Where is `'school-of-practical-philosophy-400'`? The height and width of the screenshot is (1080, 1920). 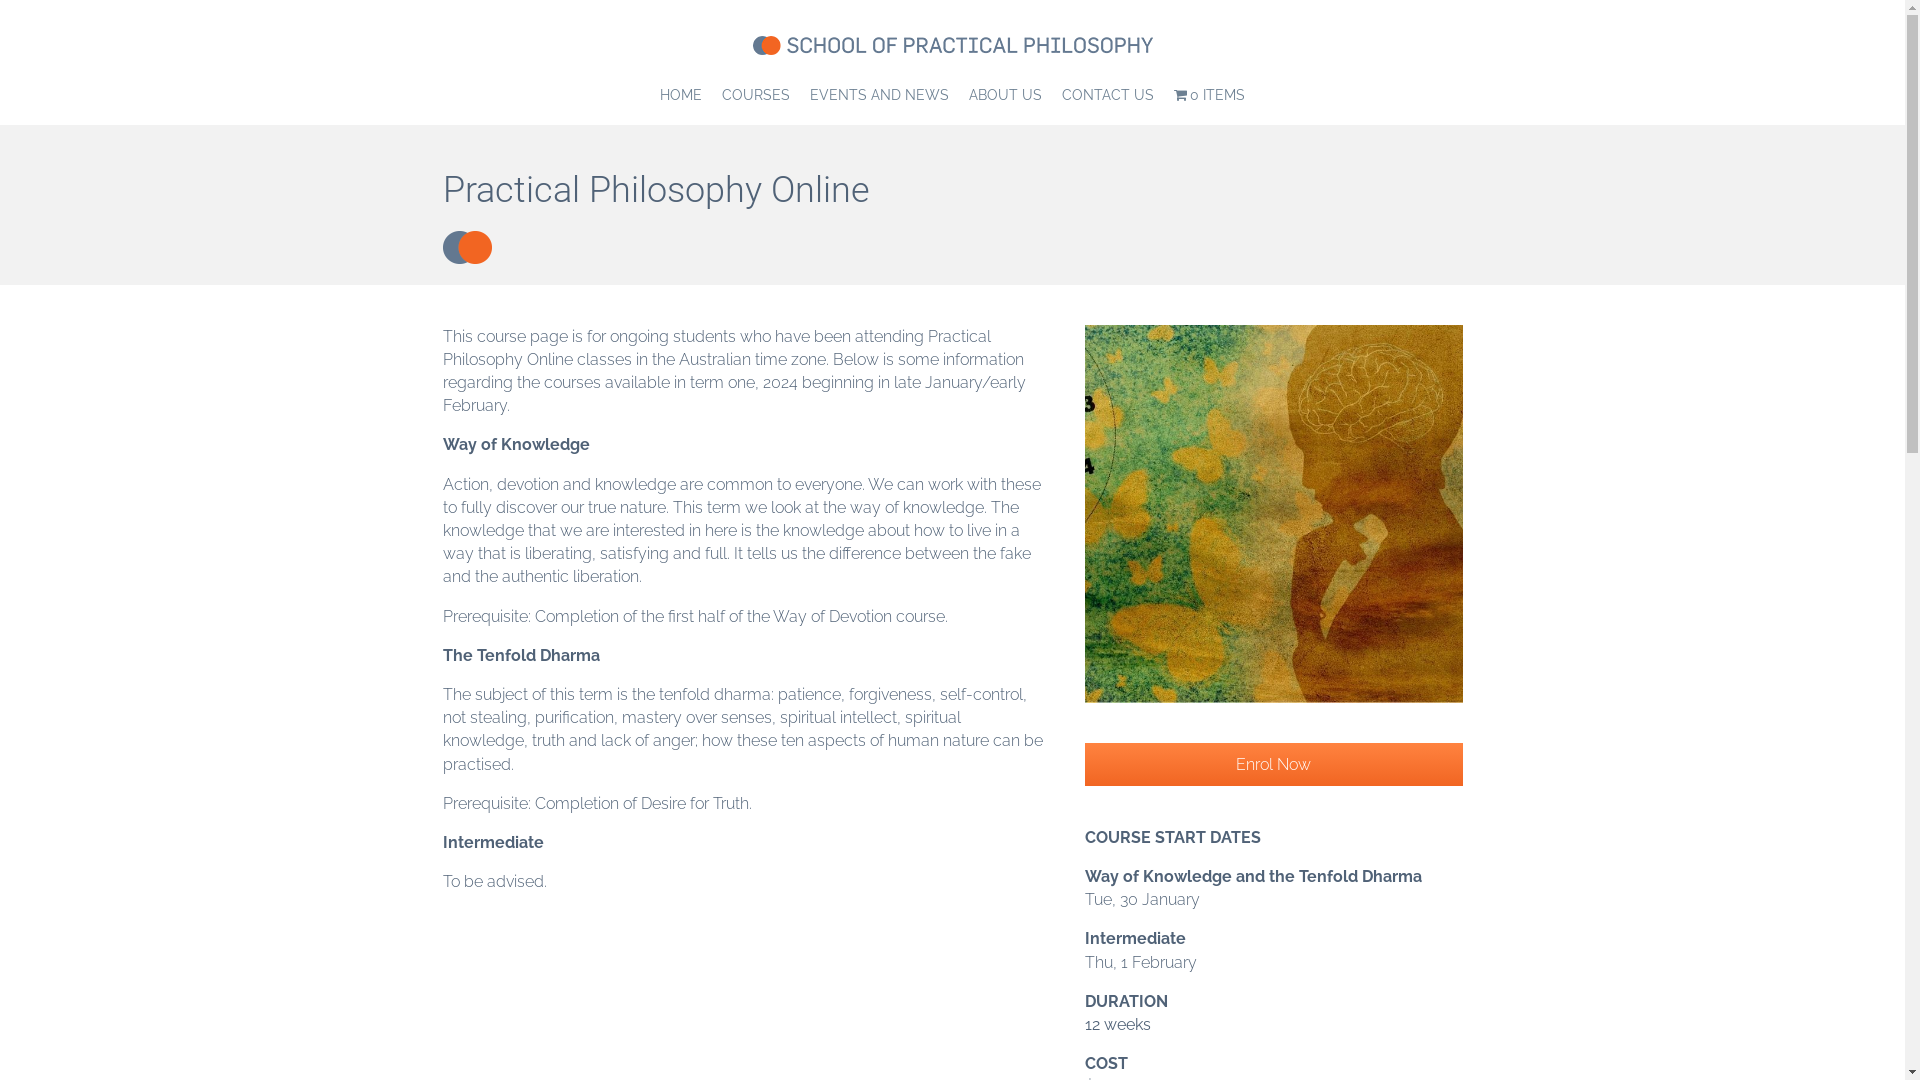
'school-of-practical-philosophy-400' is located at coordinates (950, 45).